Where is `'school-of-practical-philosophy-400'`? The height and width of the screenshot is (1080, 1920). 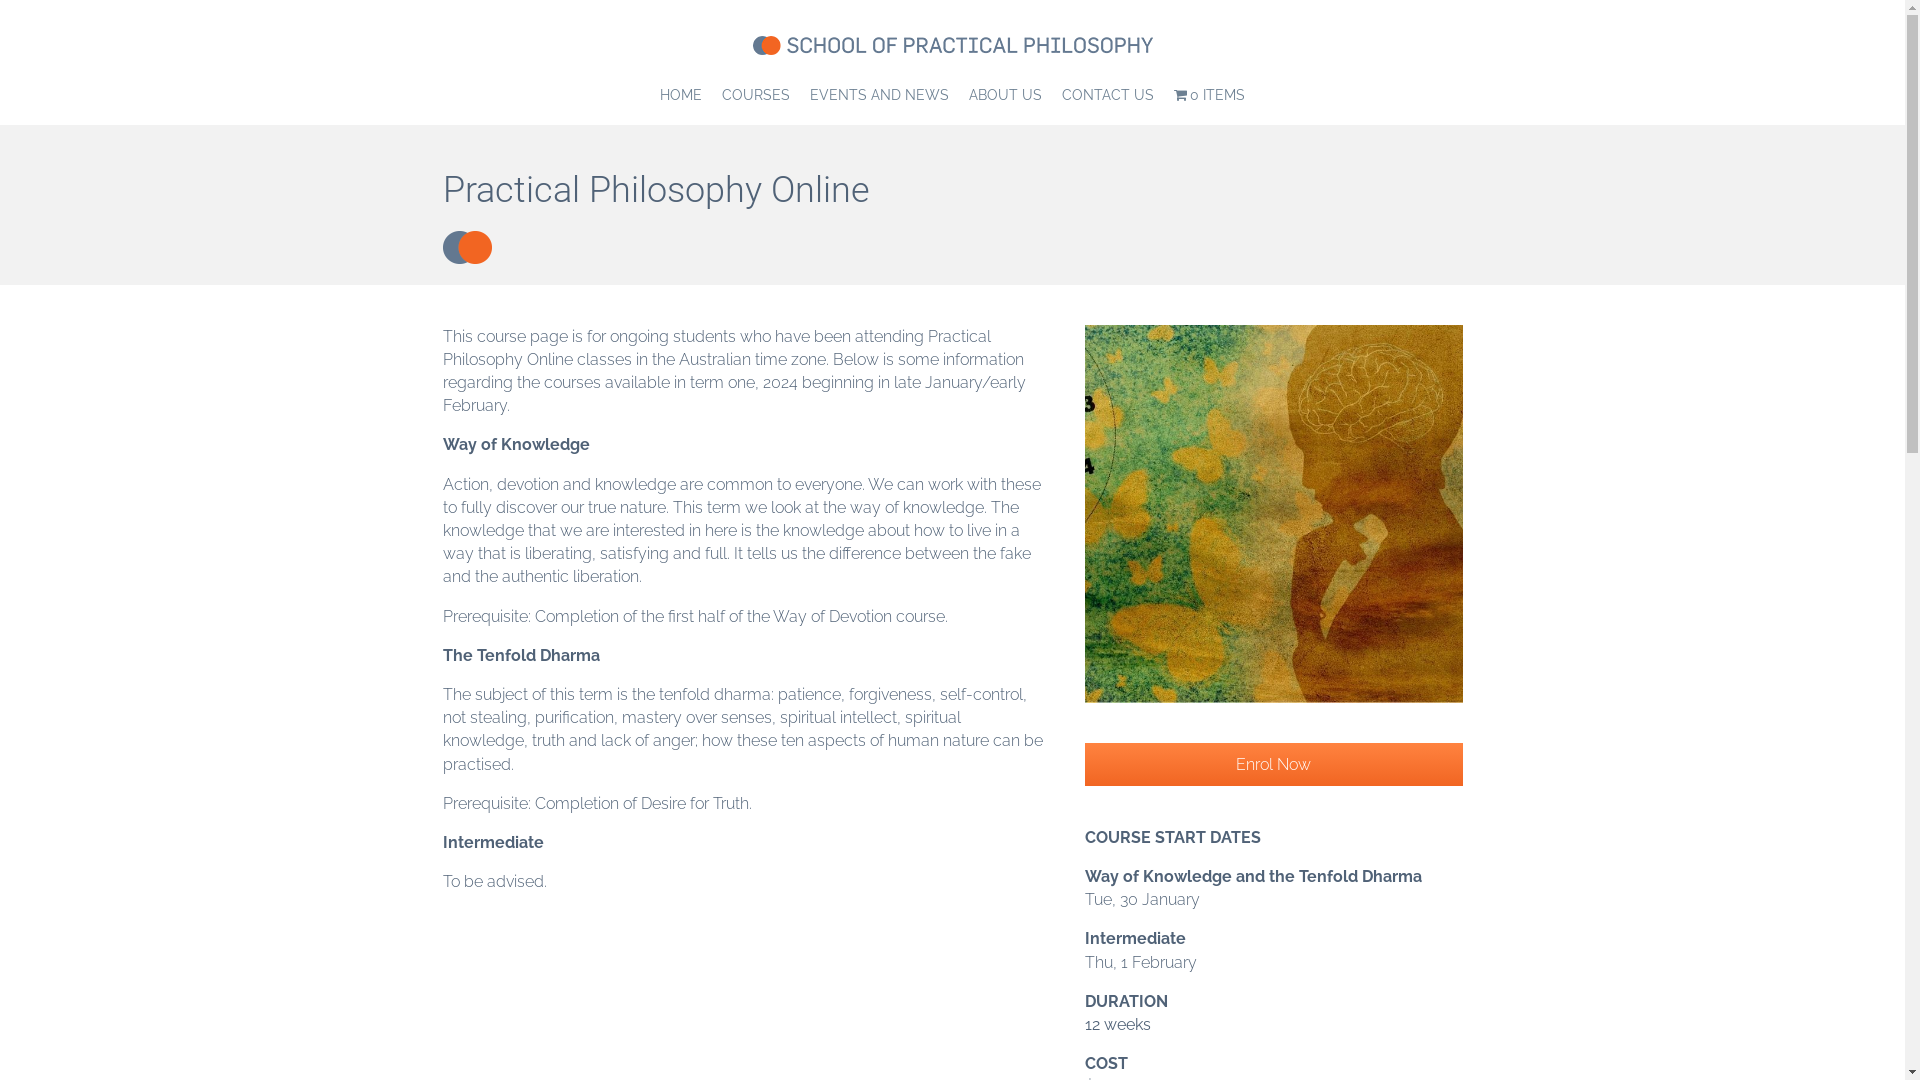
'school-of-practical-philosophy-400' is located at coordinates (950, 45).